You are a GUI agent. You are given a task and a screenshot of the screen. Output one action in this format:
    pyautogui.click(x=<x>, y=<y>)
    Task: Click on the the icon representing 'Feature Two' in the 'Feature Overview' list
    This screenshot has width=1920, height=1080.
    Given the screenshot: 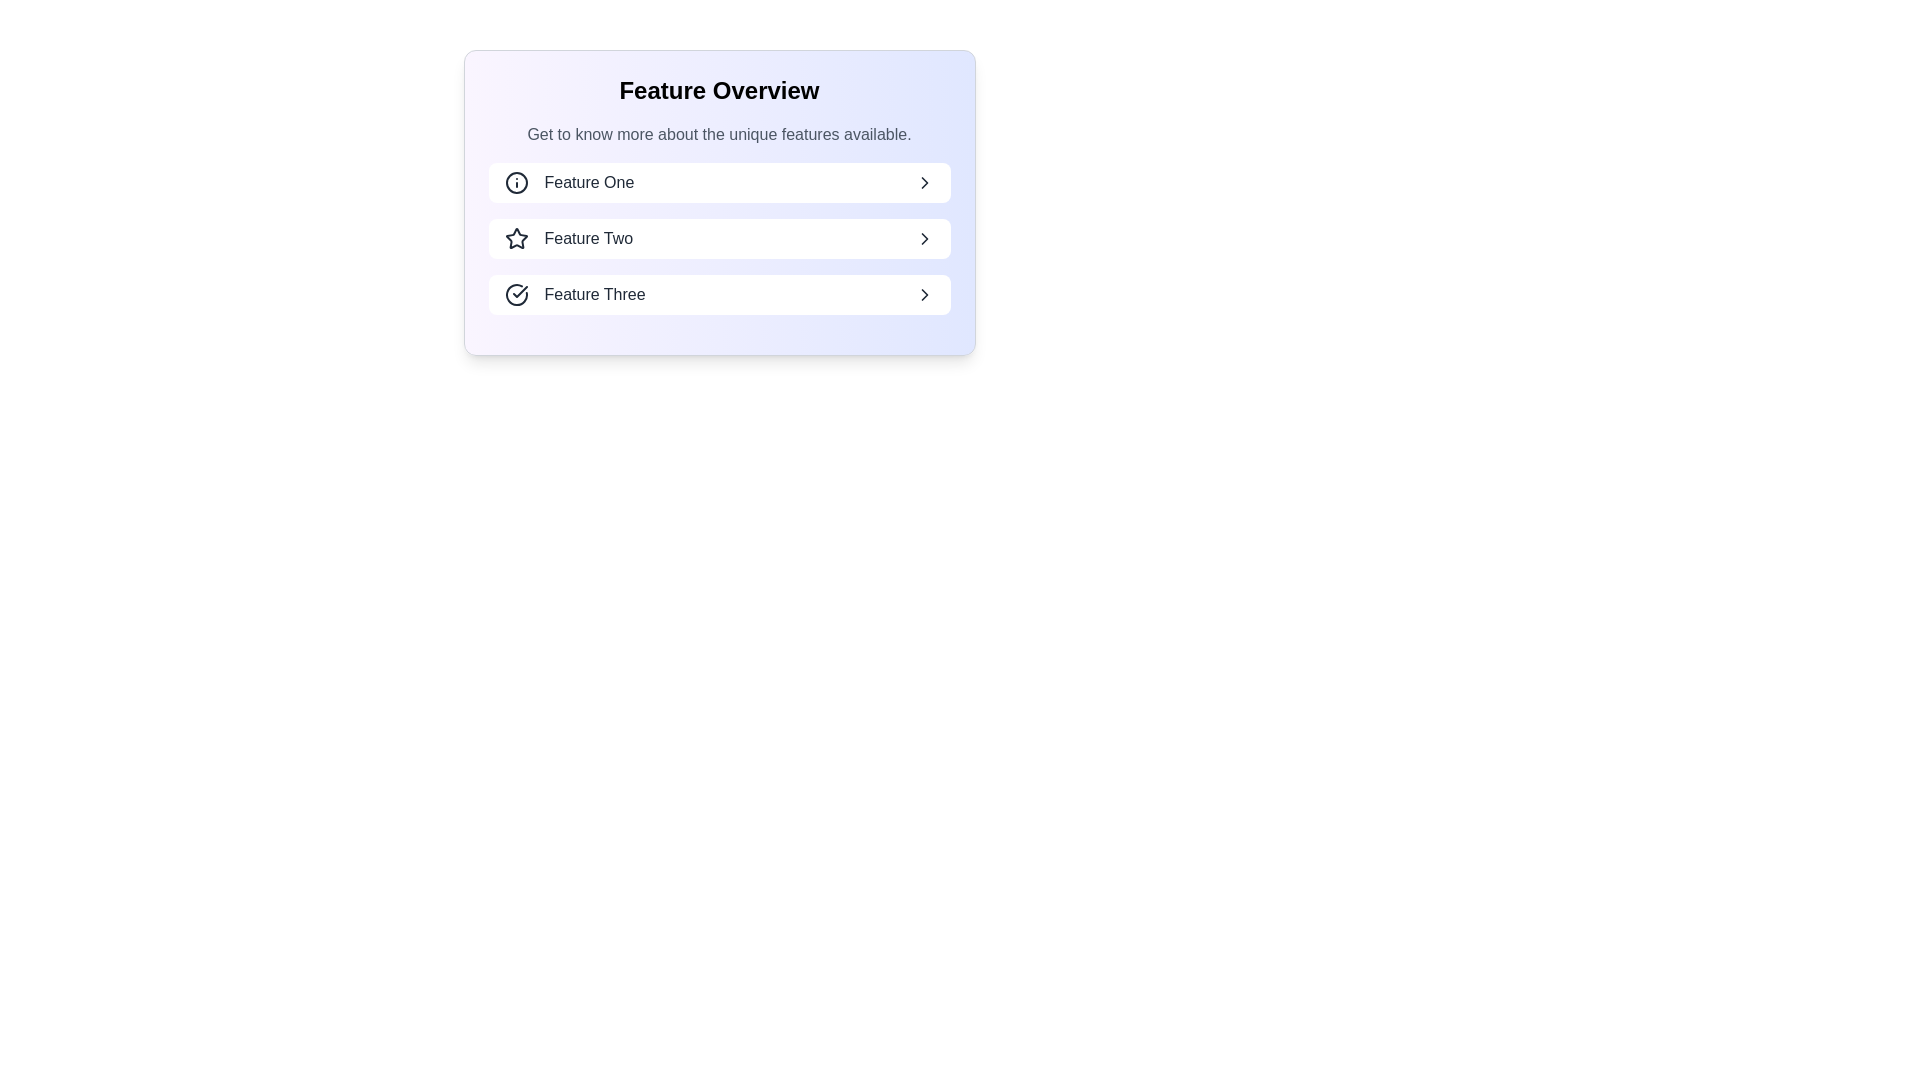 What is the action you would take?
    pyautogui.click(x=516, y=238)
    